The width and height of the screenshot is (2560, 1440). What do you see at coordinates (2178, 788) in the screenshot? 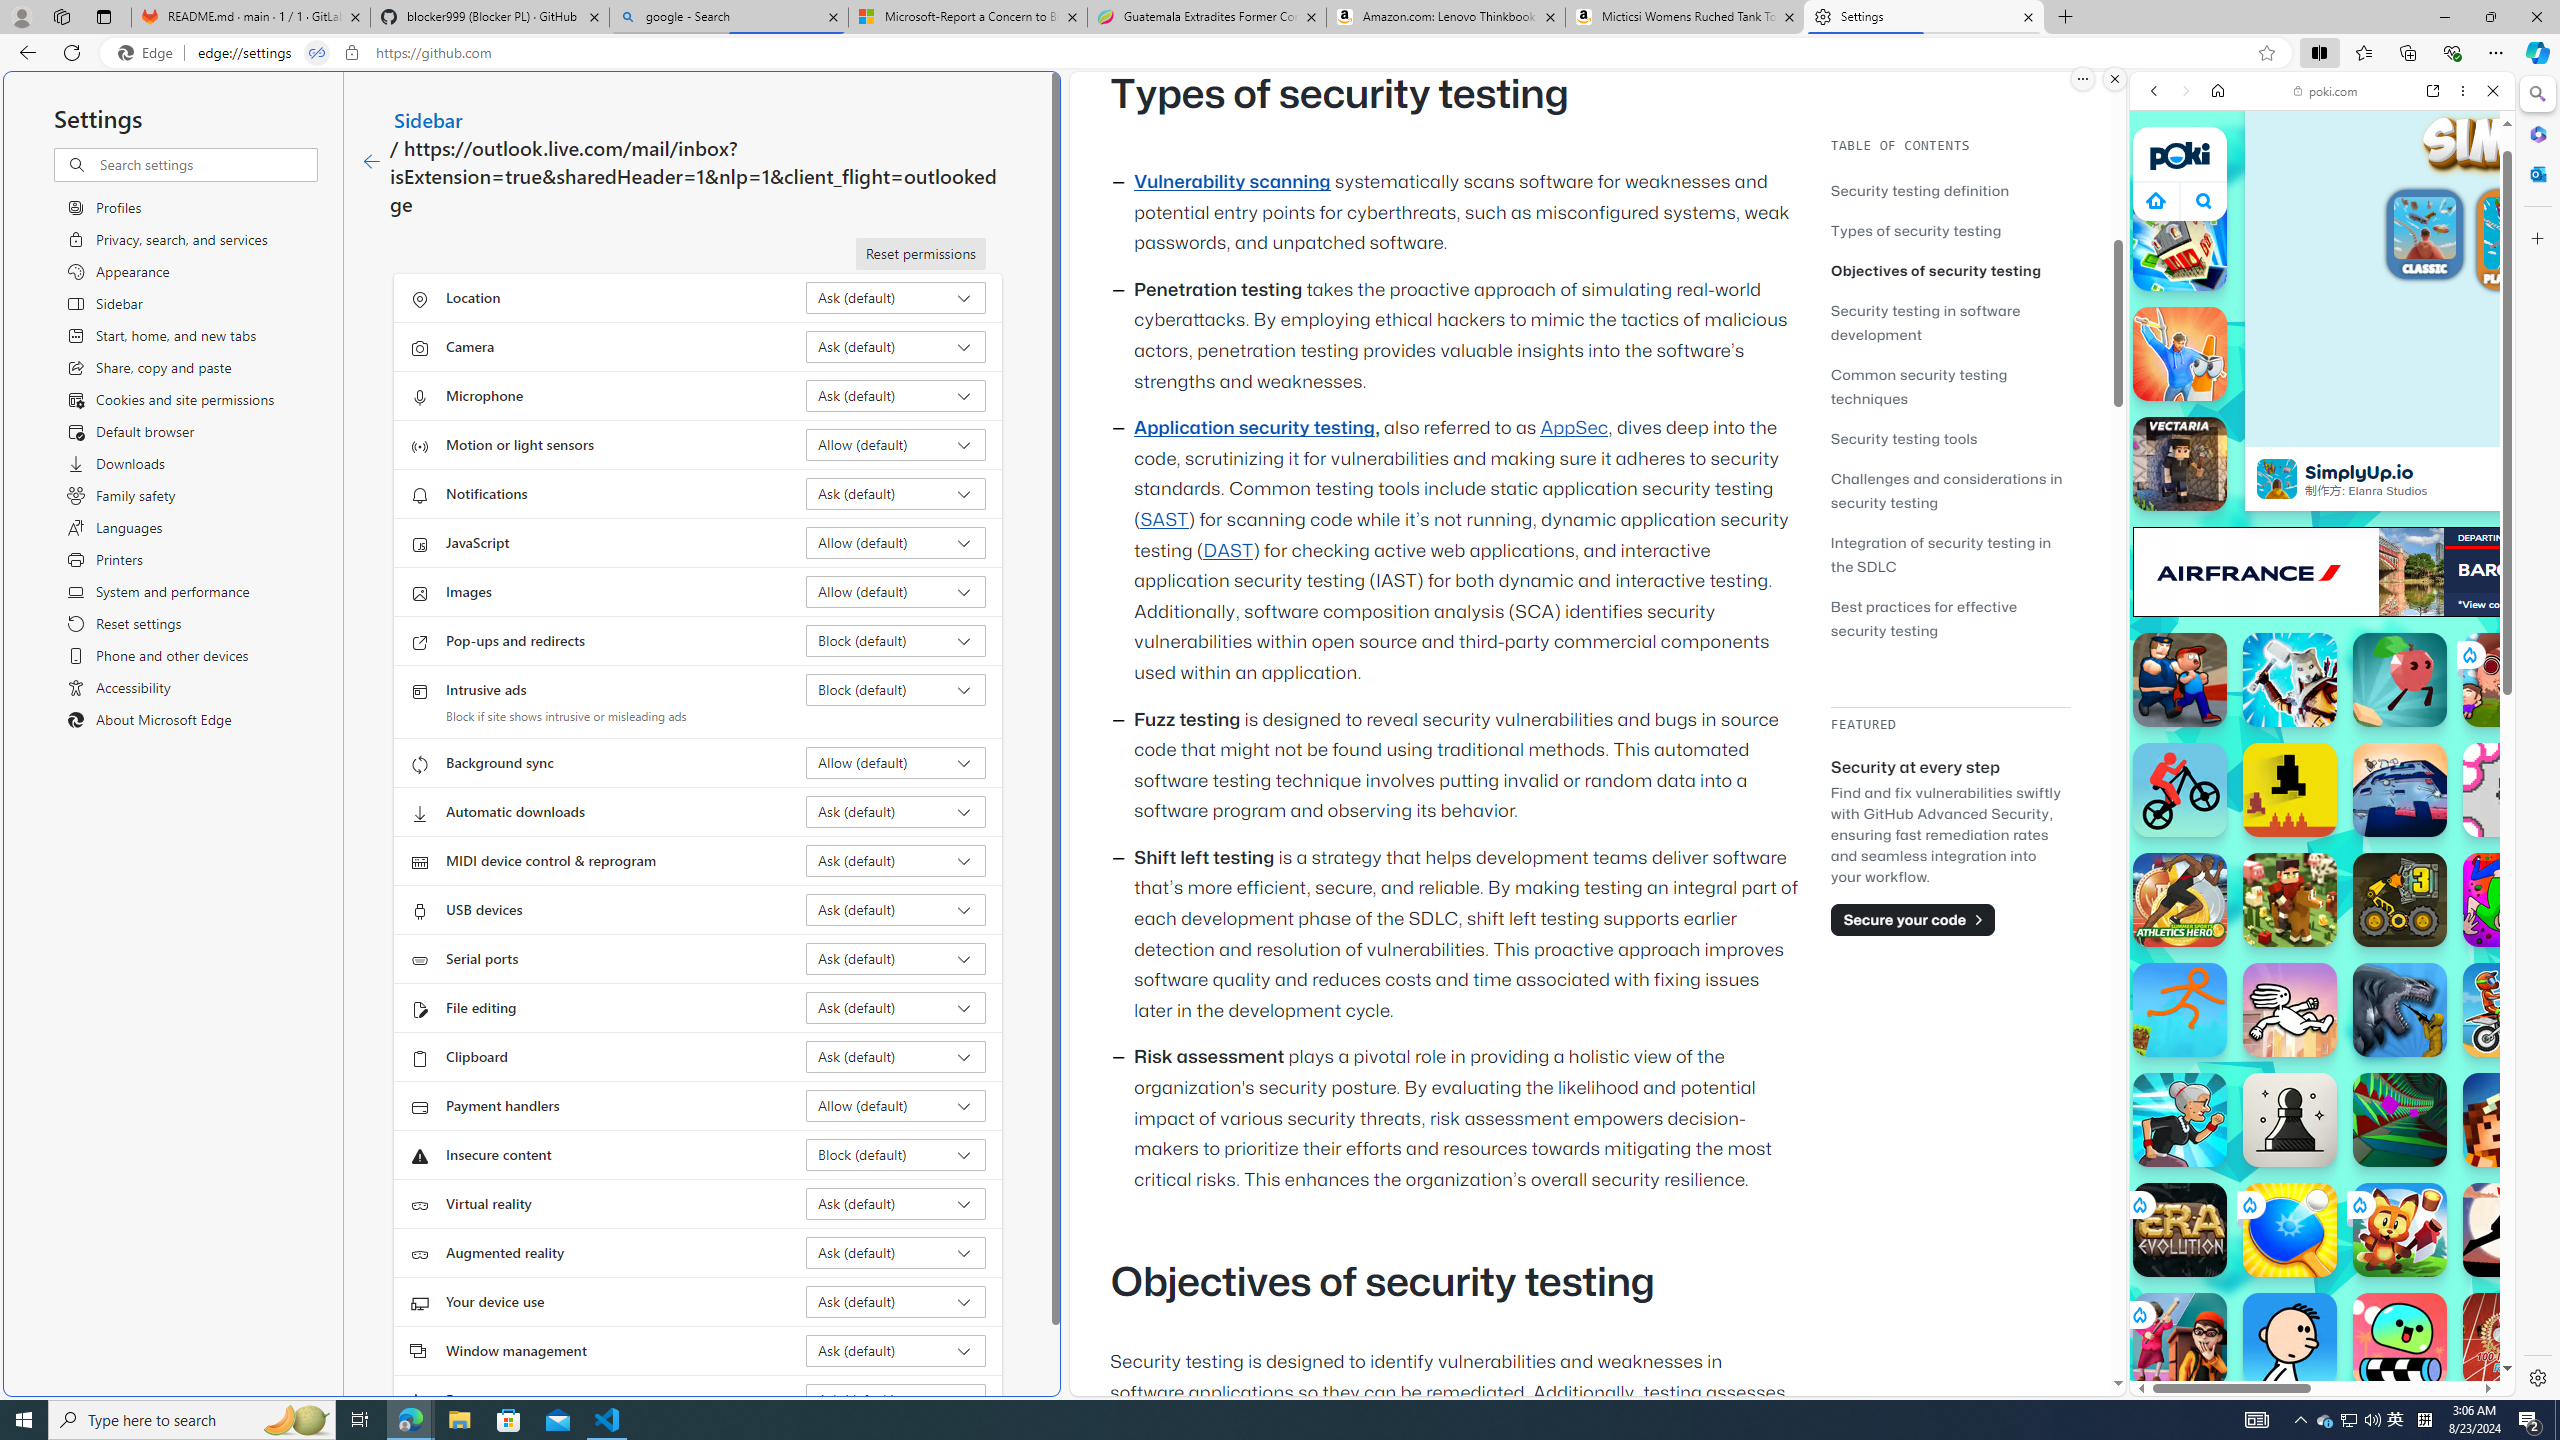
I see `'Stickman Bike Stickman Bike'` at bounding box center [2178, 788].